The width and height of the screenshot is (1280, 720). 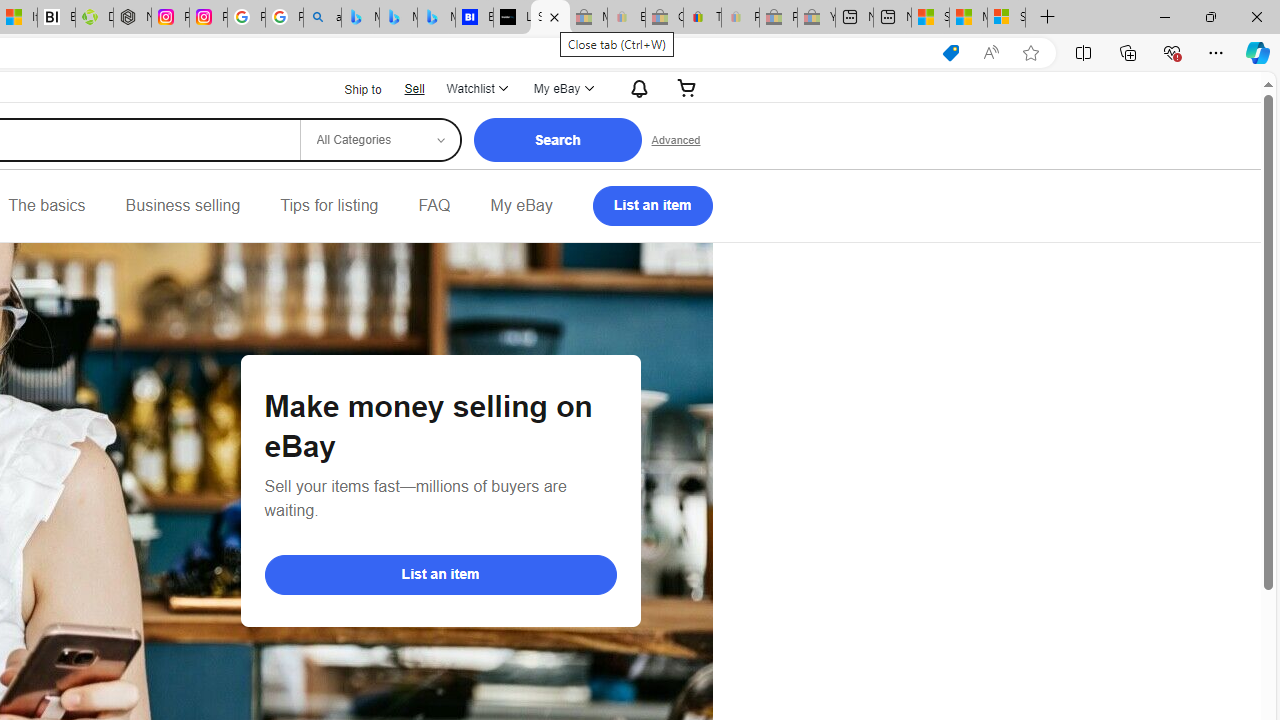 I want to click on 'List an item', so click(x=439, y=574).